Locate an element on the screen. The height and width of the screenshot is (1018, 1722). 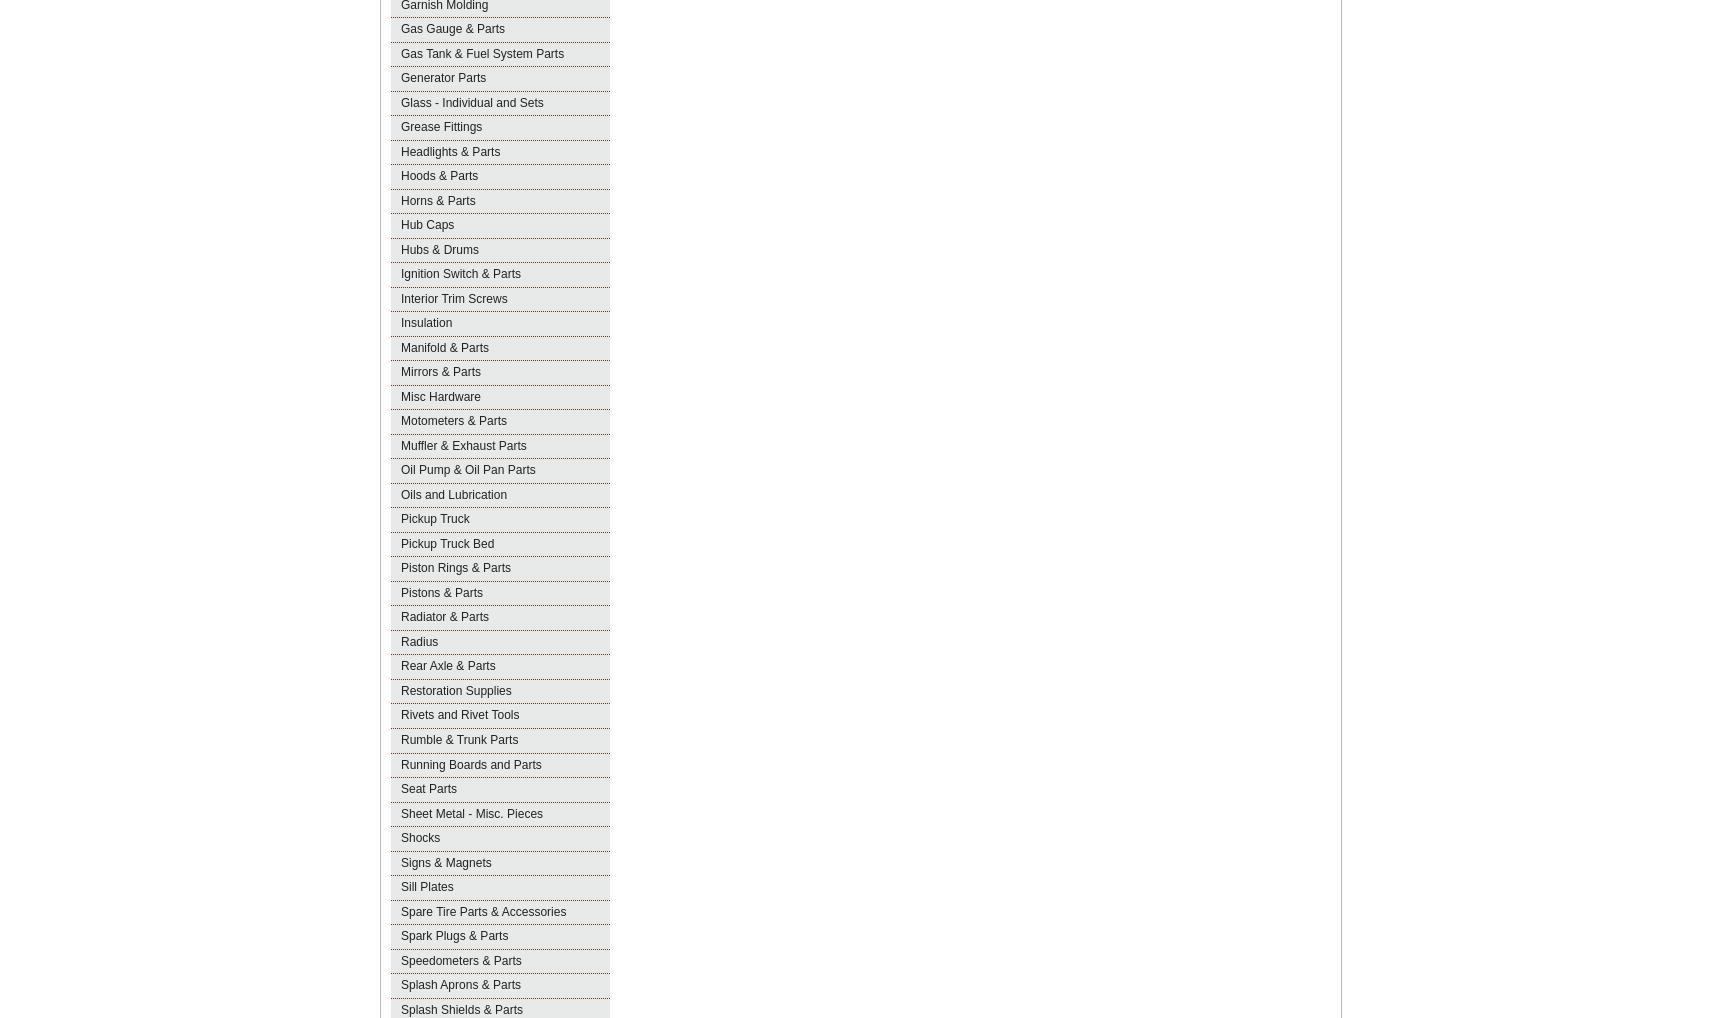
'Restoration Supplies' is located at coordinates (401, 690).